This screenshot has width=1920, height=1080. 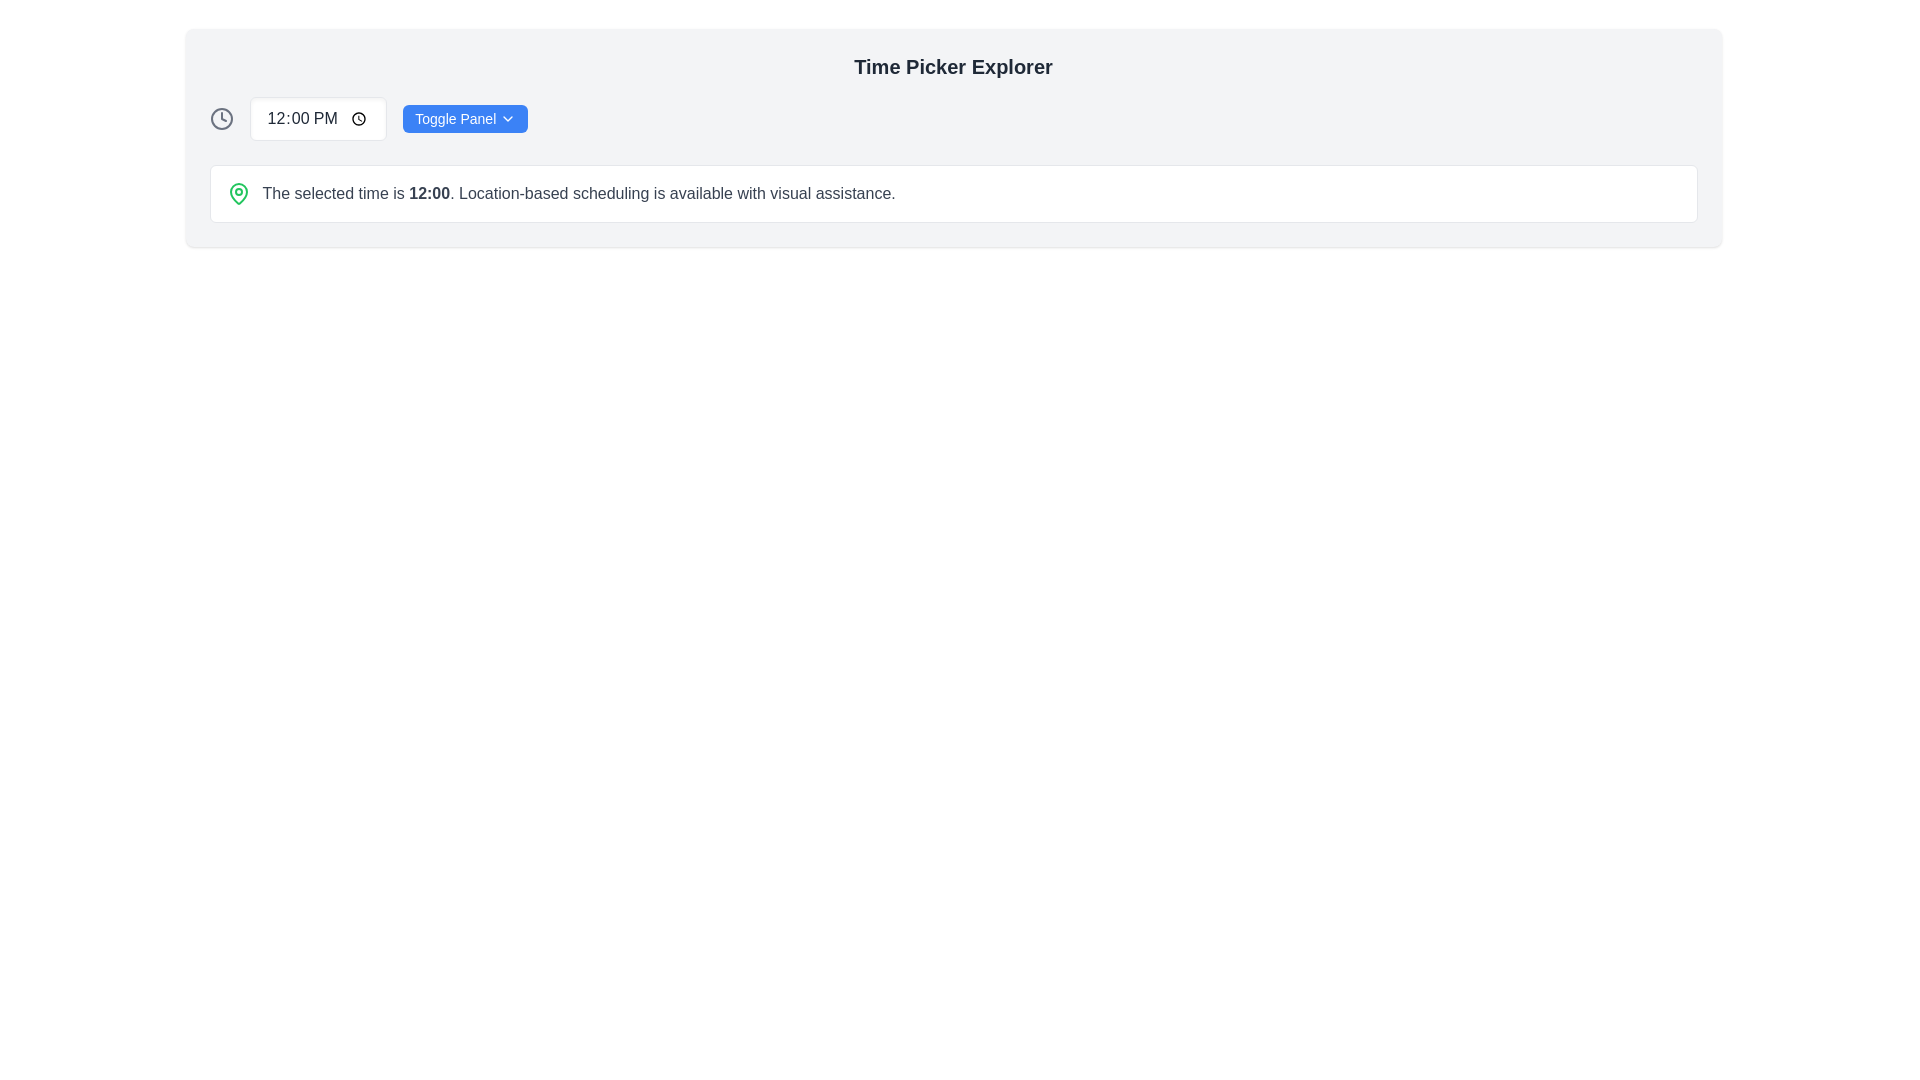 What do you see at coordinates (508, 119) in the screenshot?
I see `the chevron-down icon next to the 'Toggle Panel' button` at bounding box center [508, 119].